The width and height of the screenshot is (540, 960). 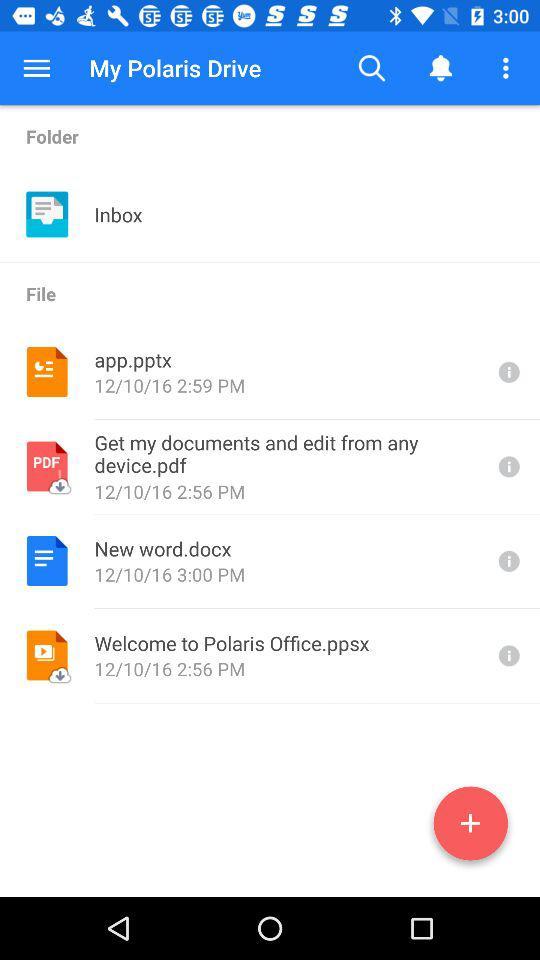 I want to click on details on file, so click(x=507, y=466).